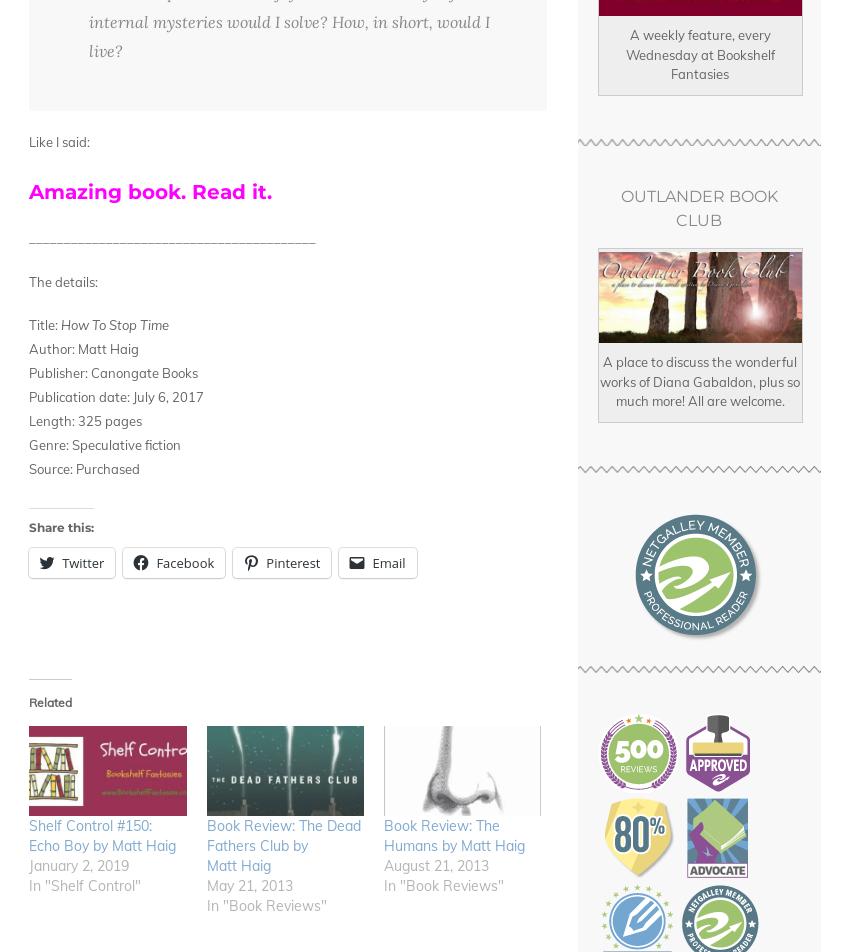 The width and height of the screenshot is (850, 952). I want to click on 'A weekly feature, every Wednesday at Bookshelf Fantasies', so click(698, 54).